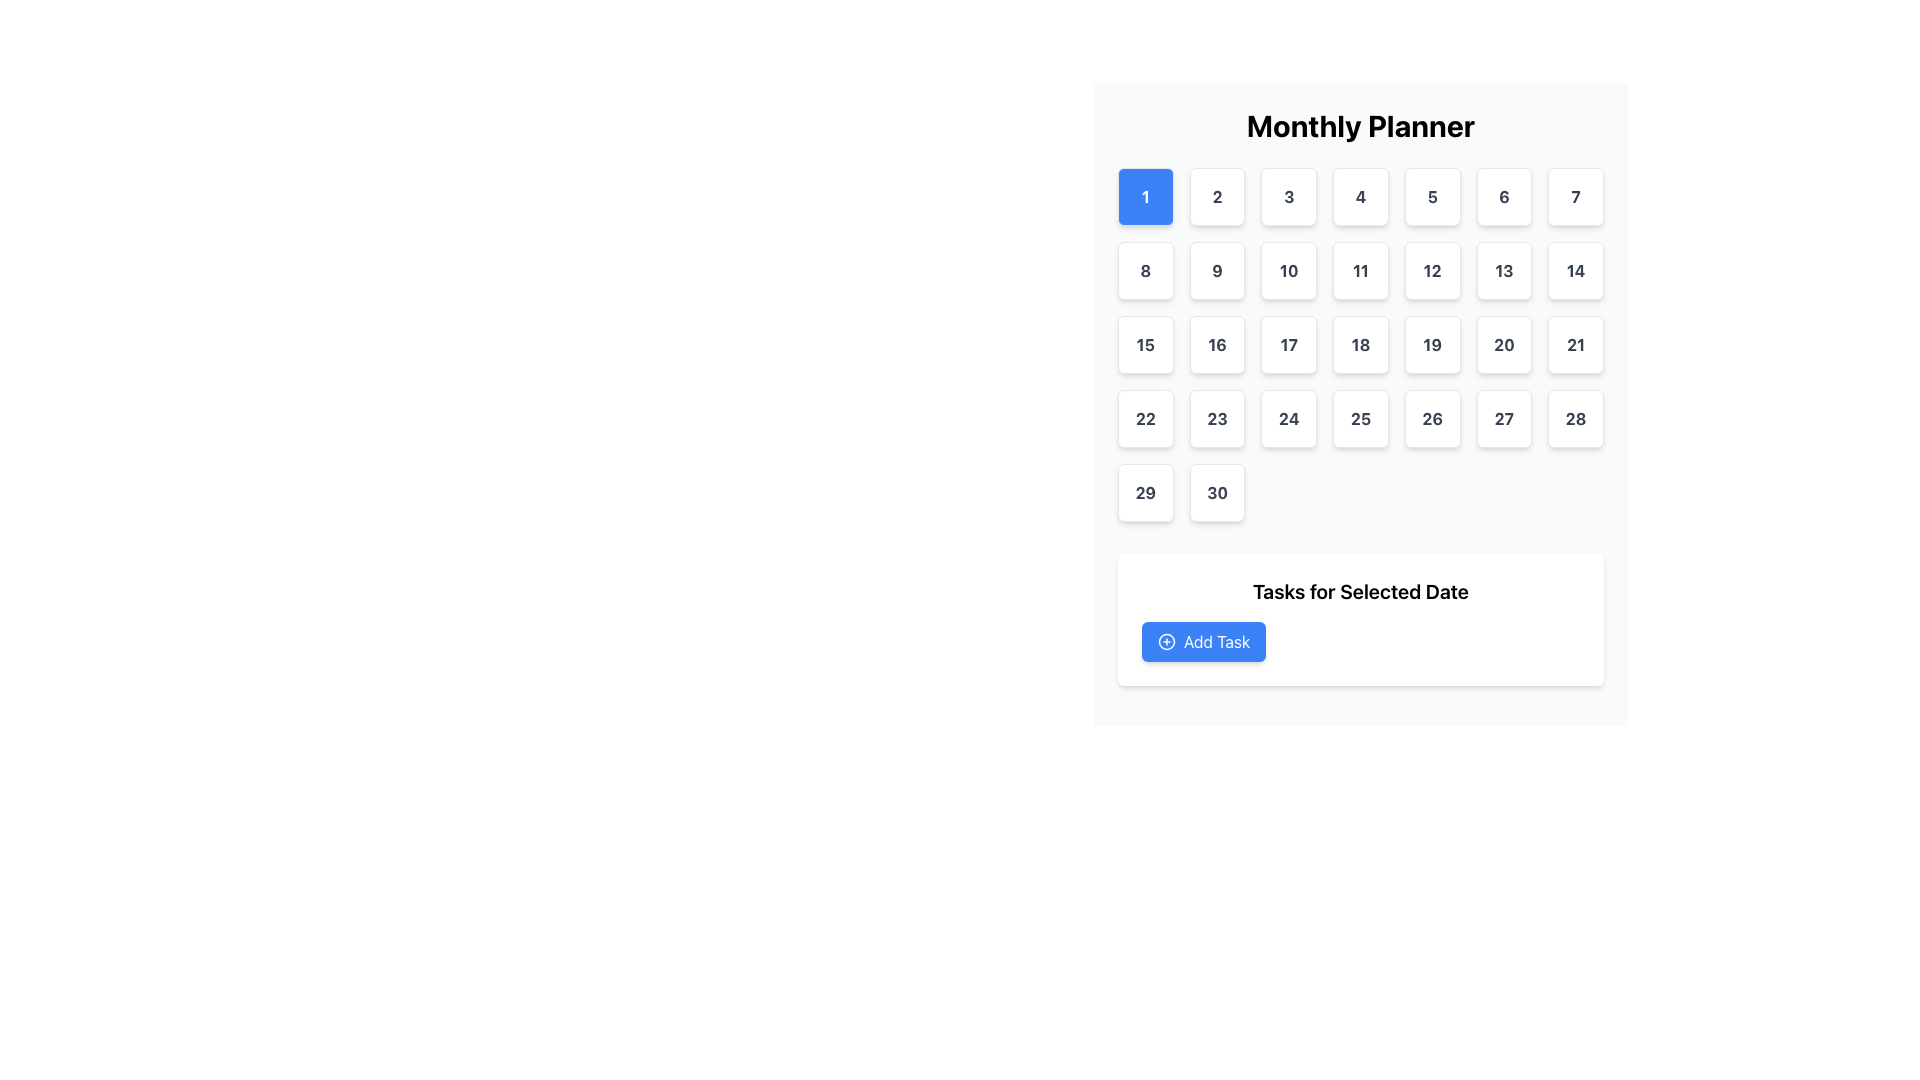  I want to click on the button representing the third day of the month in the calendar, so click(1289, 196).